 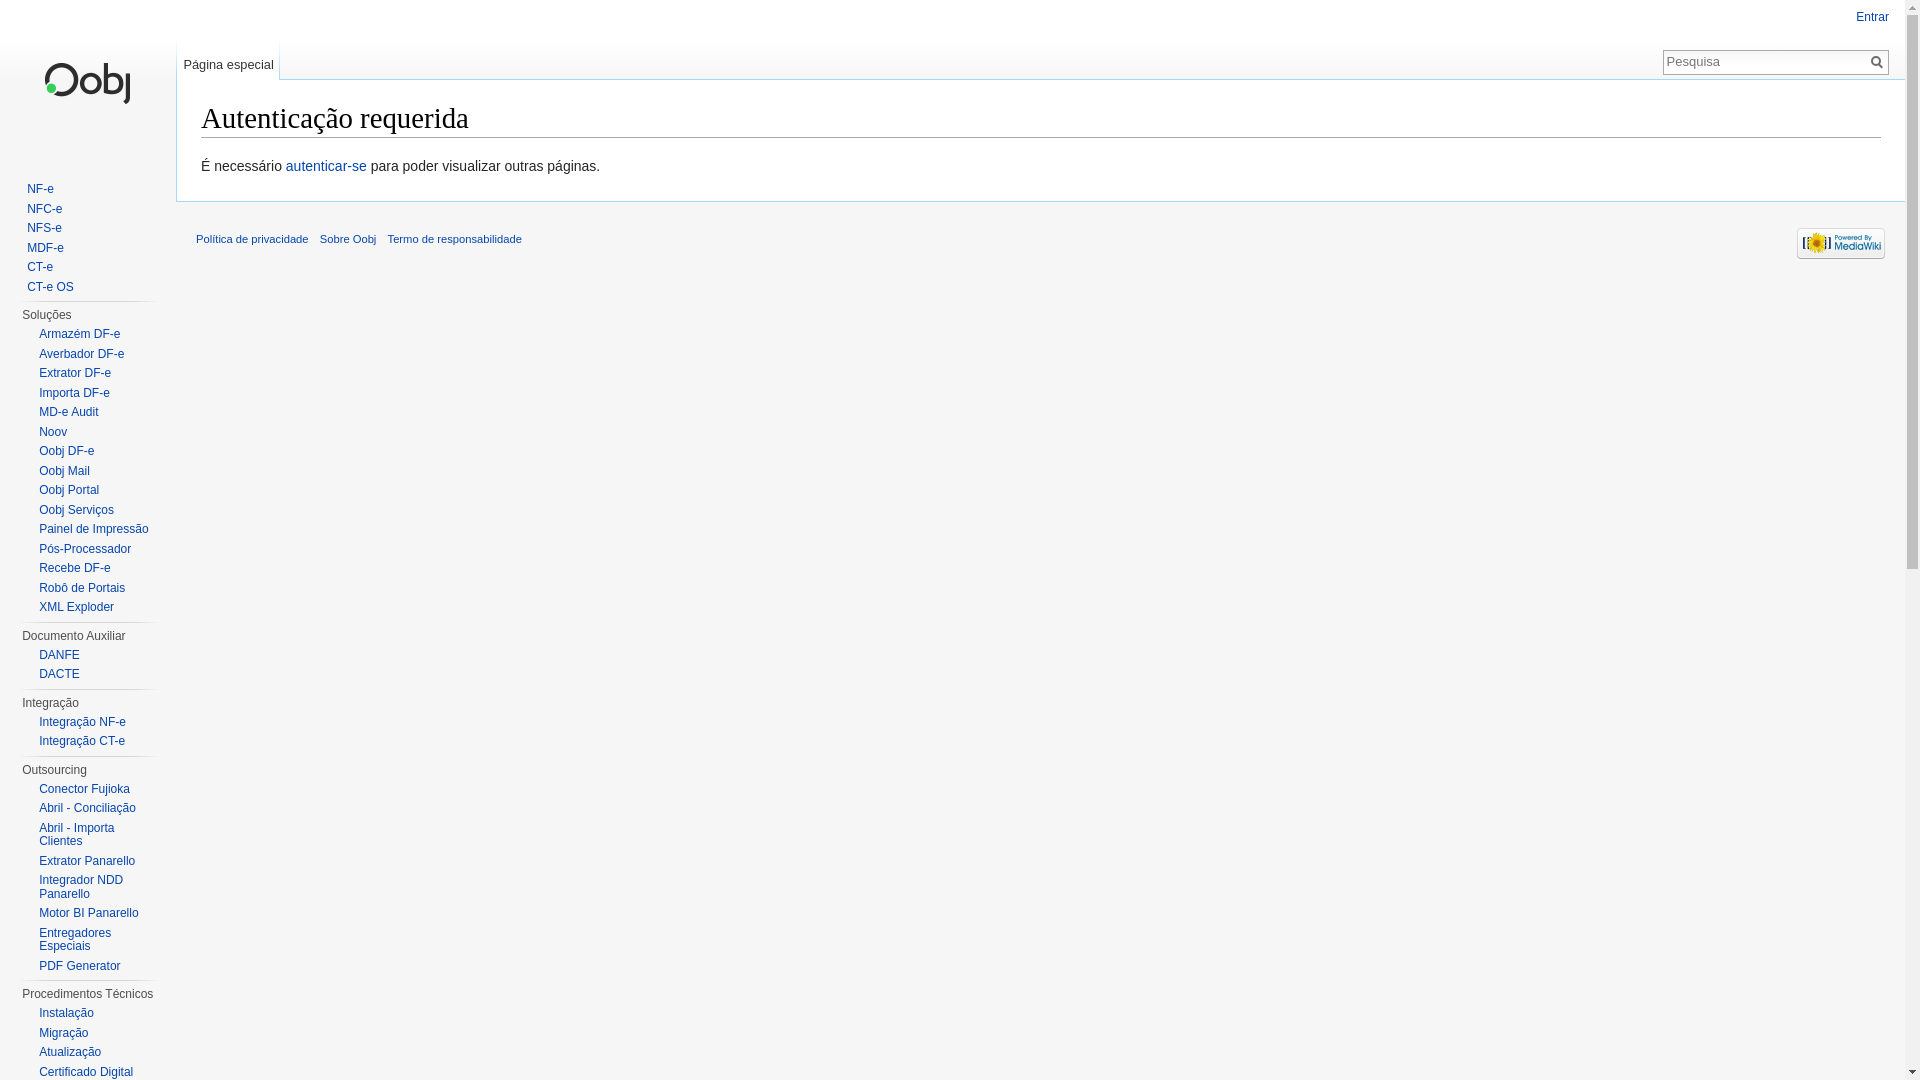 I want to click on 'Ir', so click(x=1875, y=60).